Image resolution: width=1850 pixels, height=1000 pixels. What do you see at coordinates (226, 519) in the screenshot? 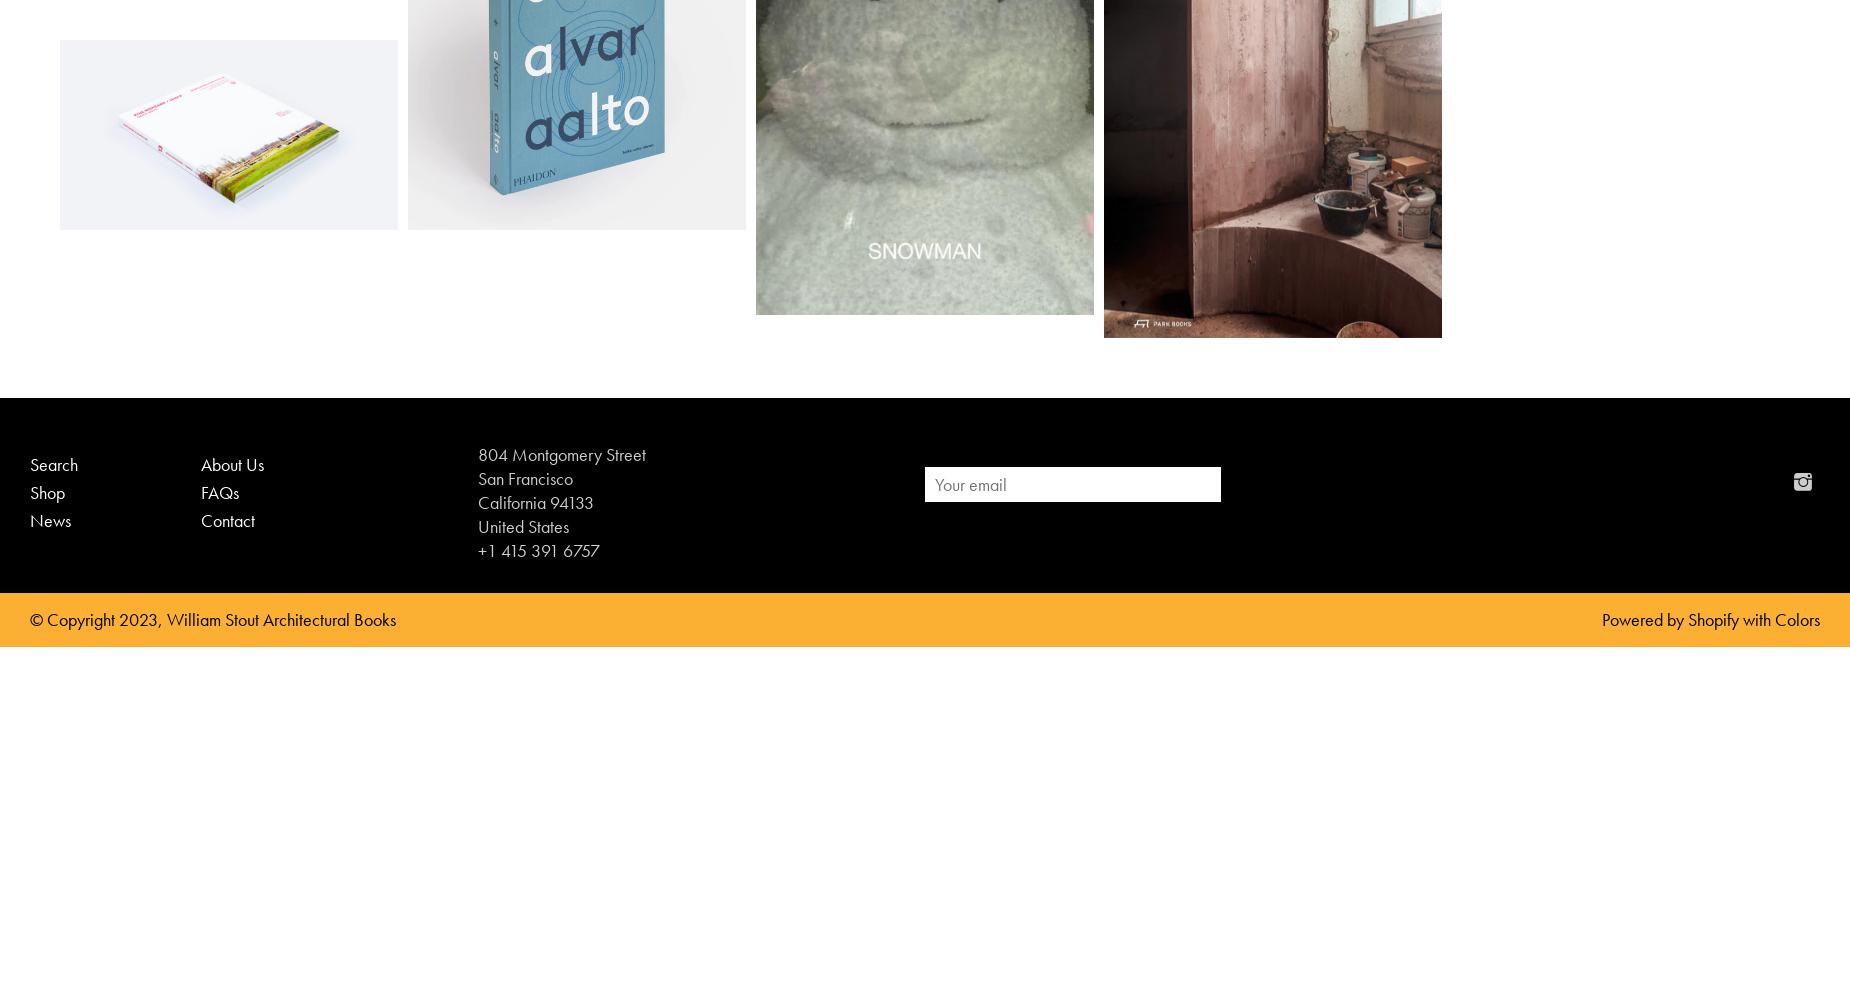
I see `'Contact'` at bounding box center [226, 519].